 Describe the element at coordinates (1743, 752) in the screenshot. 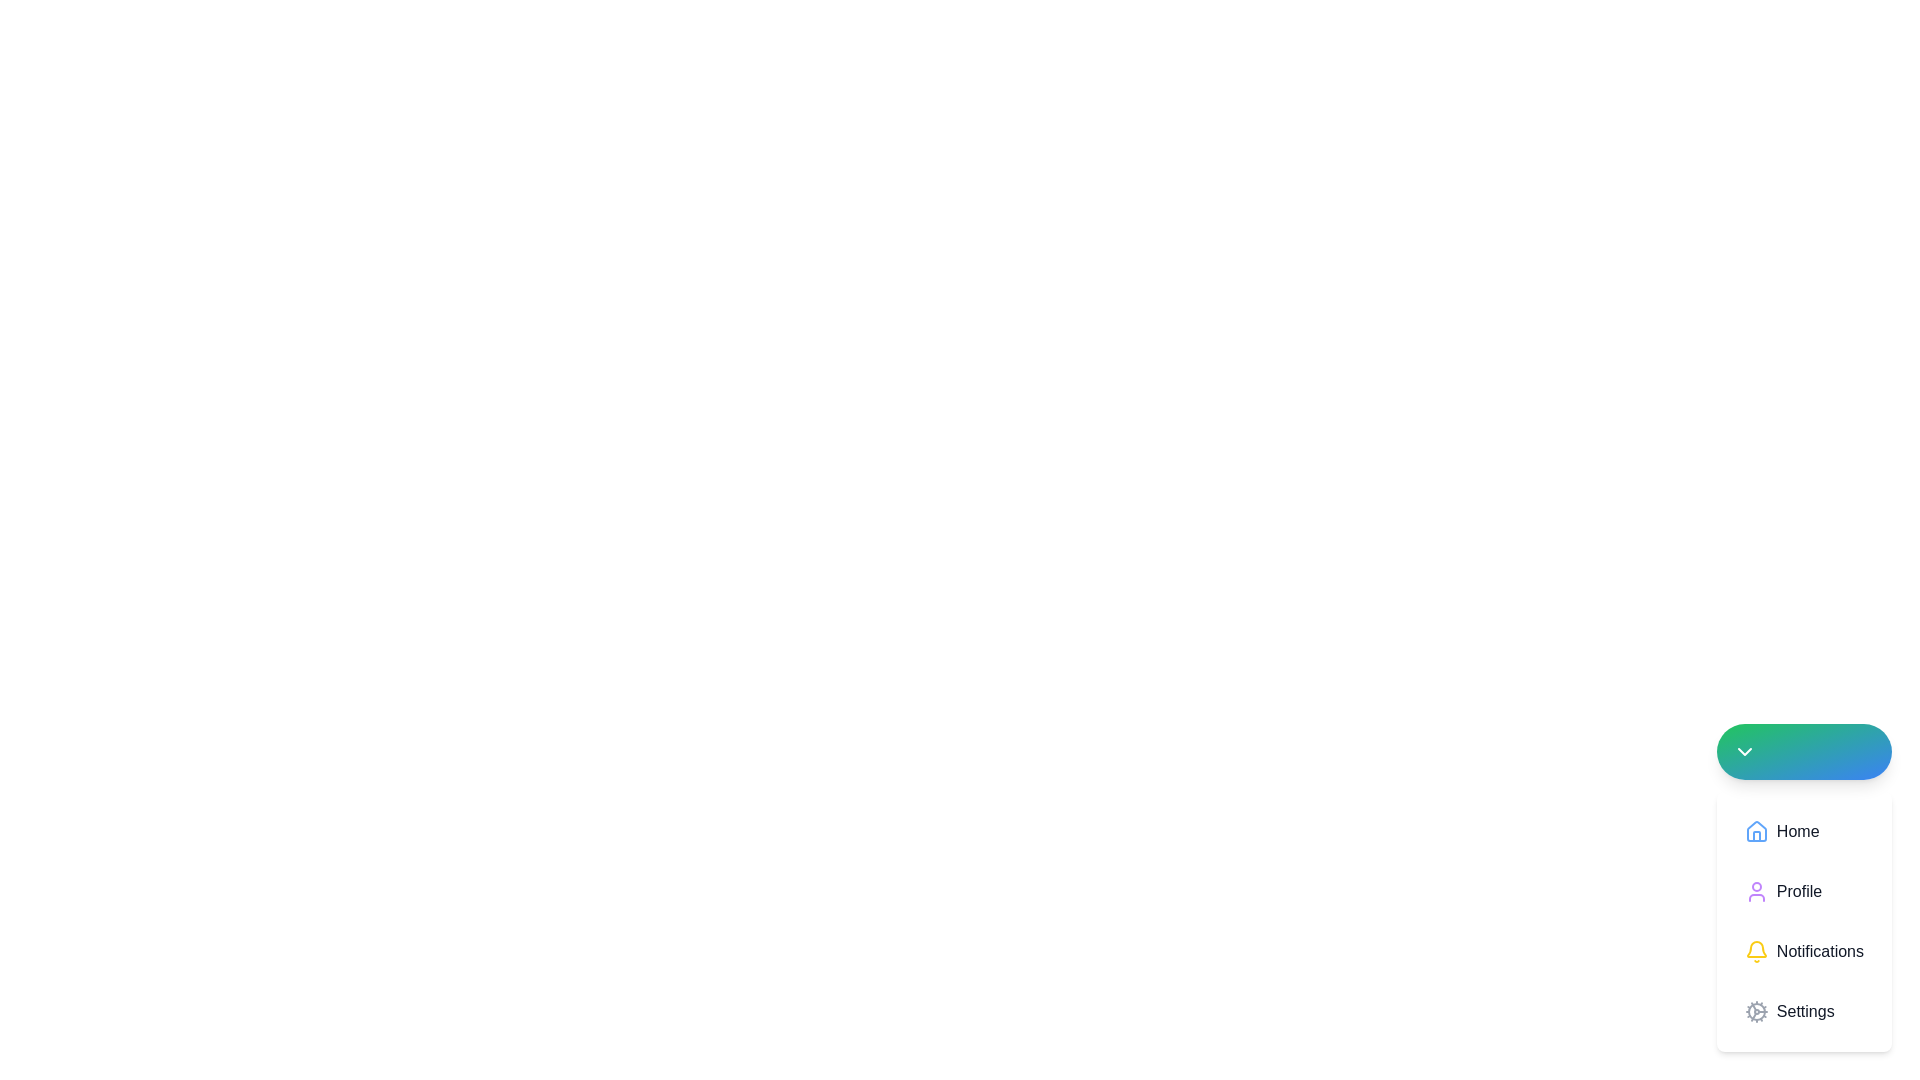

I see `the Chevron Down icon within the circular button located in the bottom-right corner of the interface for a visual response` at that location.